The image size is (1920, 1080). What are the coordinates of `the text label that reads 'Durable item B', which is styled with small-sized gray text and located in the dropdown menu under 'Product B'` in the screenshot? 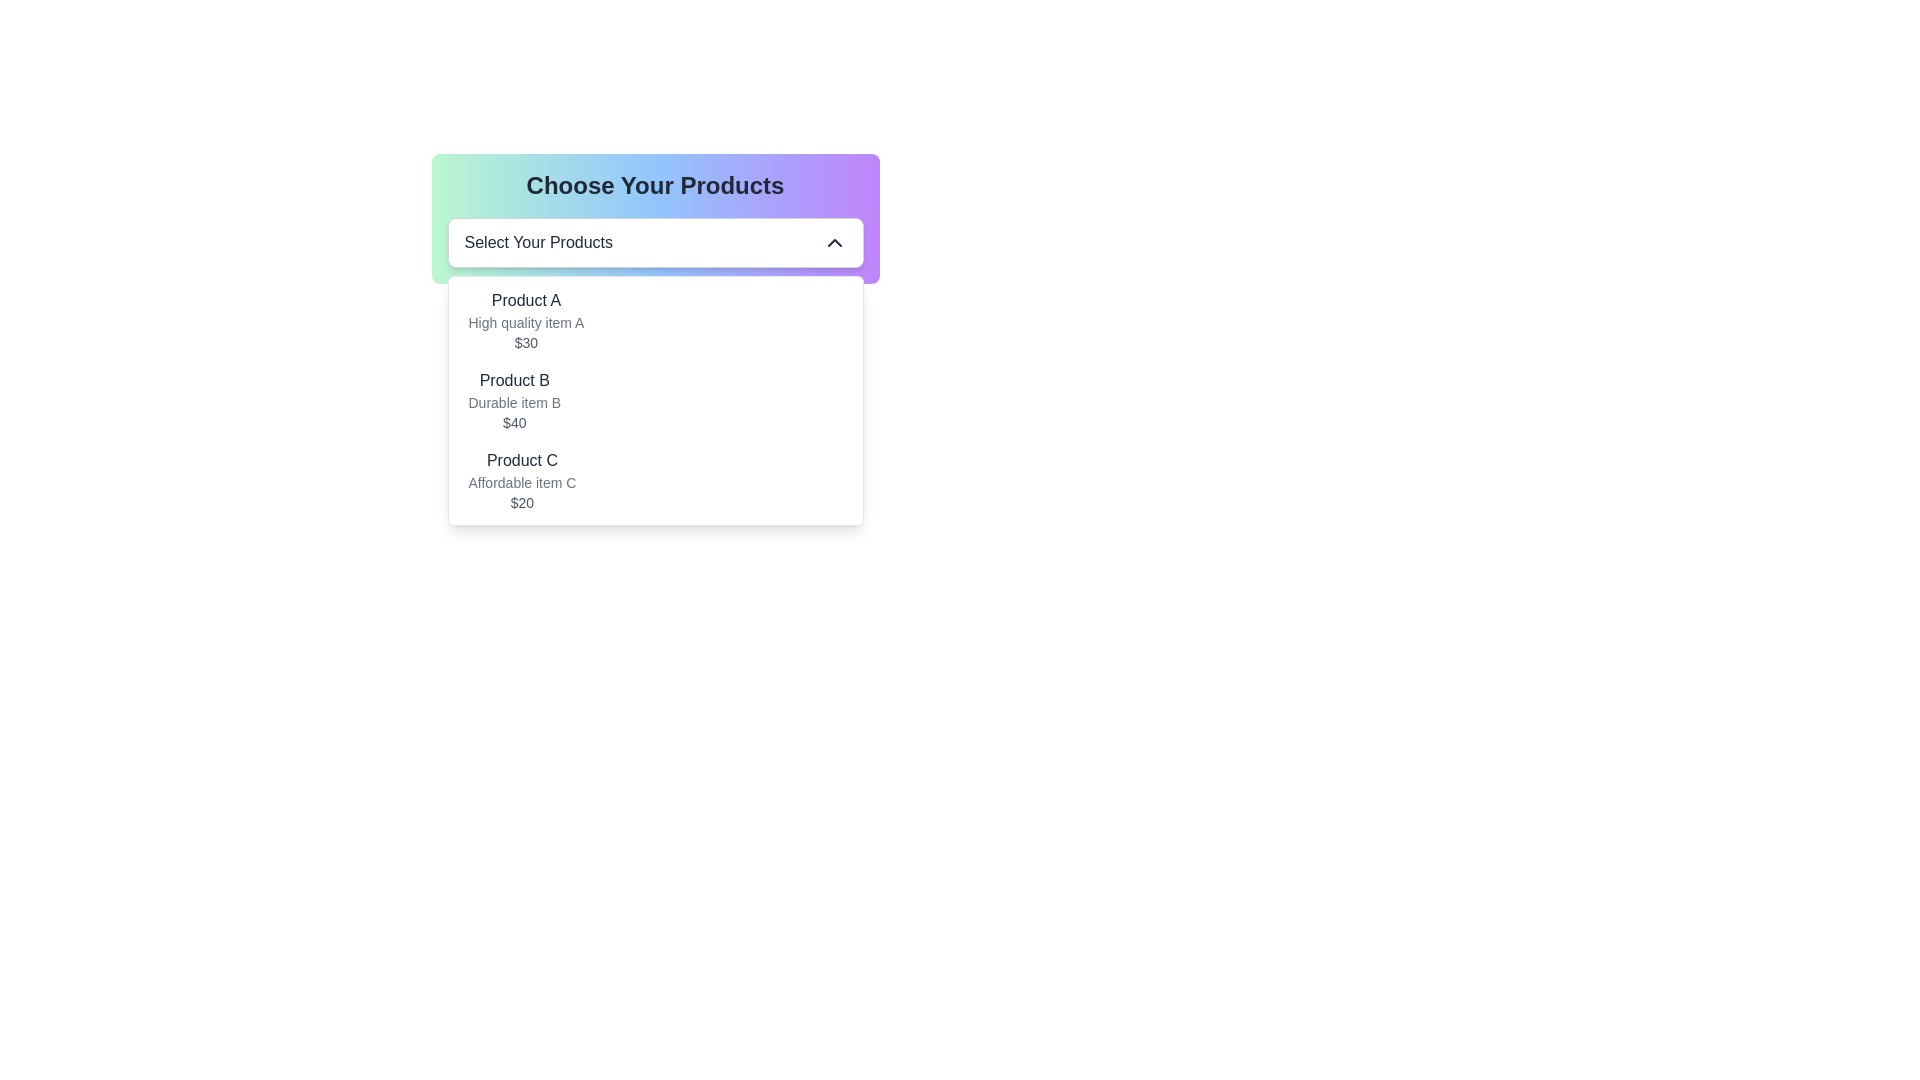 It's located at (514, 402).